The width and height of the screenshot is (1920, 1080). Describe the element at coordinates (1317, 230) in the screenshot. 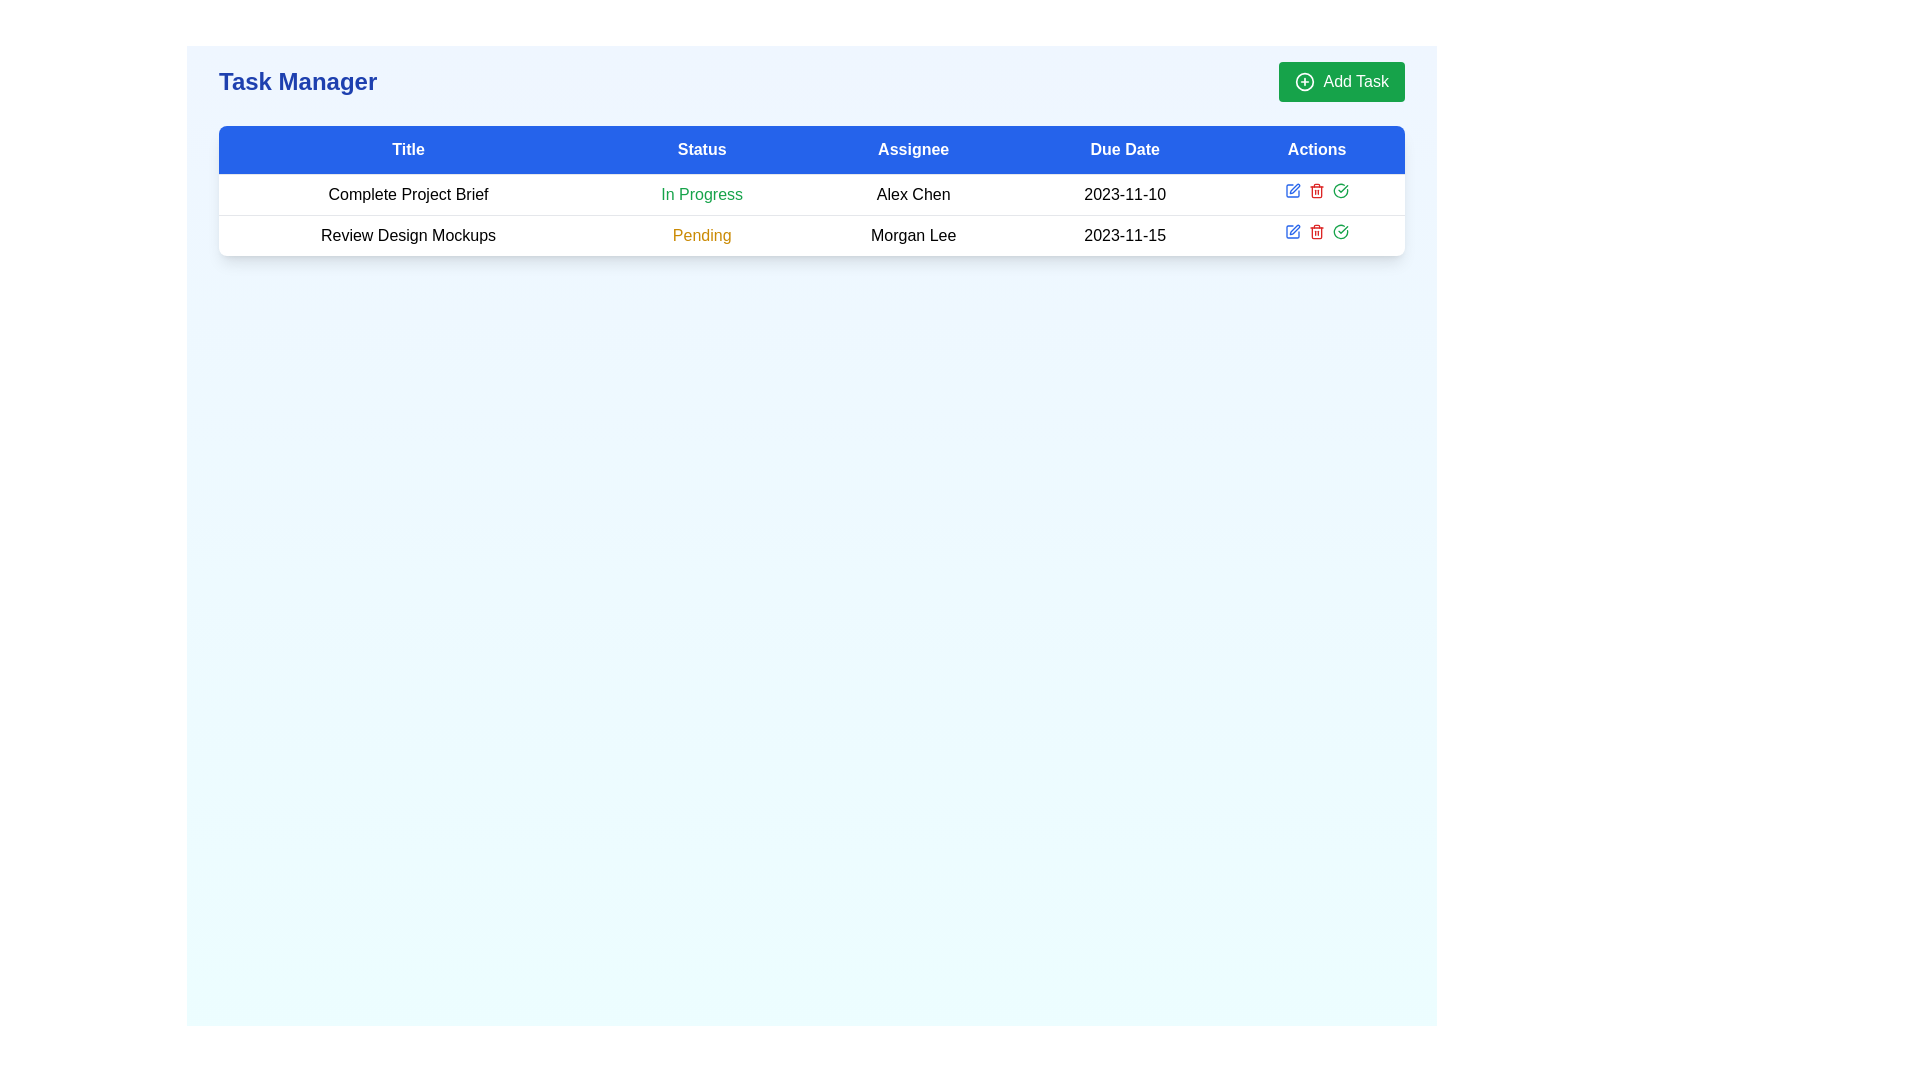

I see `the delete button located in the 'Actions' column of the last row in the task table` at that location.